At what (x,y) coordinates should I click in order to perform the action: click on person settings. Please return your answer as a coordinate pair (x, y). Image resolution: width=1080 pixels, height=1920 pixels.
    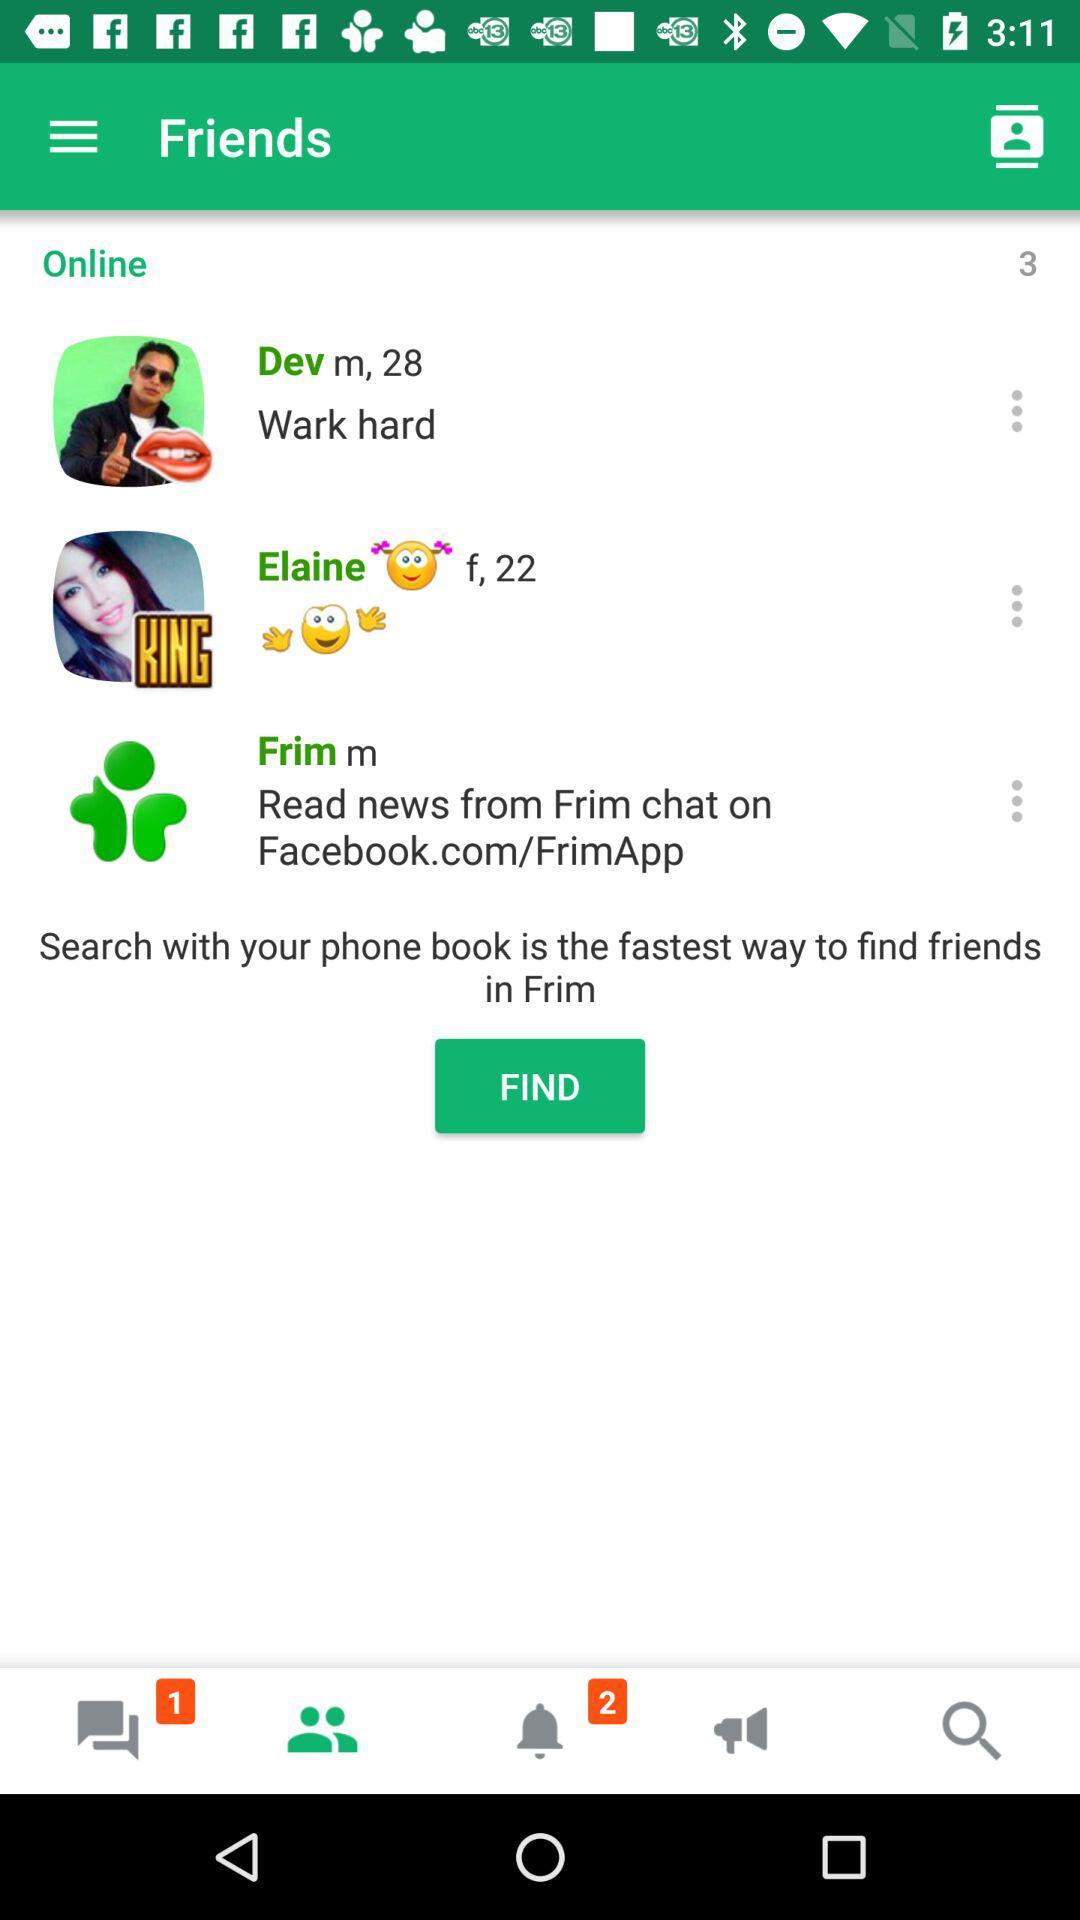
    Looking at the image, I should click on (1017, 604).